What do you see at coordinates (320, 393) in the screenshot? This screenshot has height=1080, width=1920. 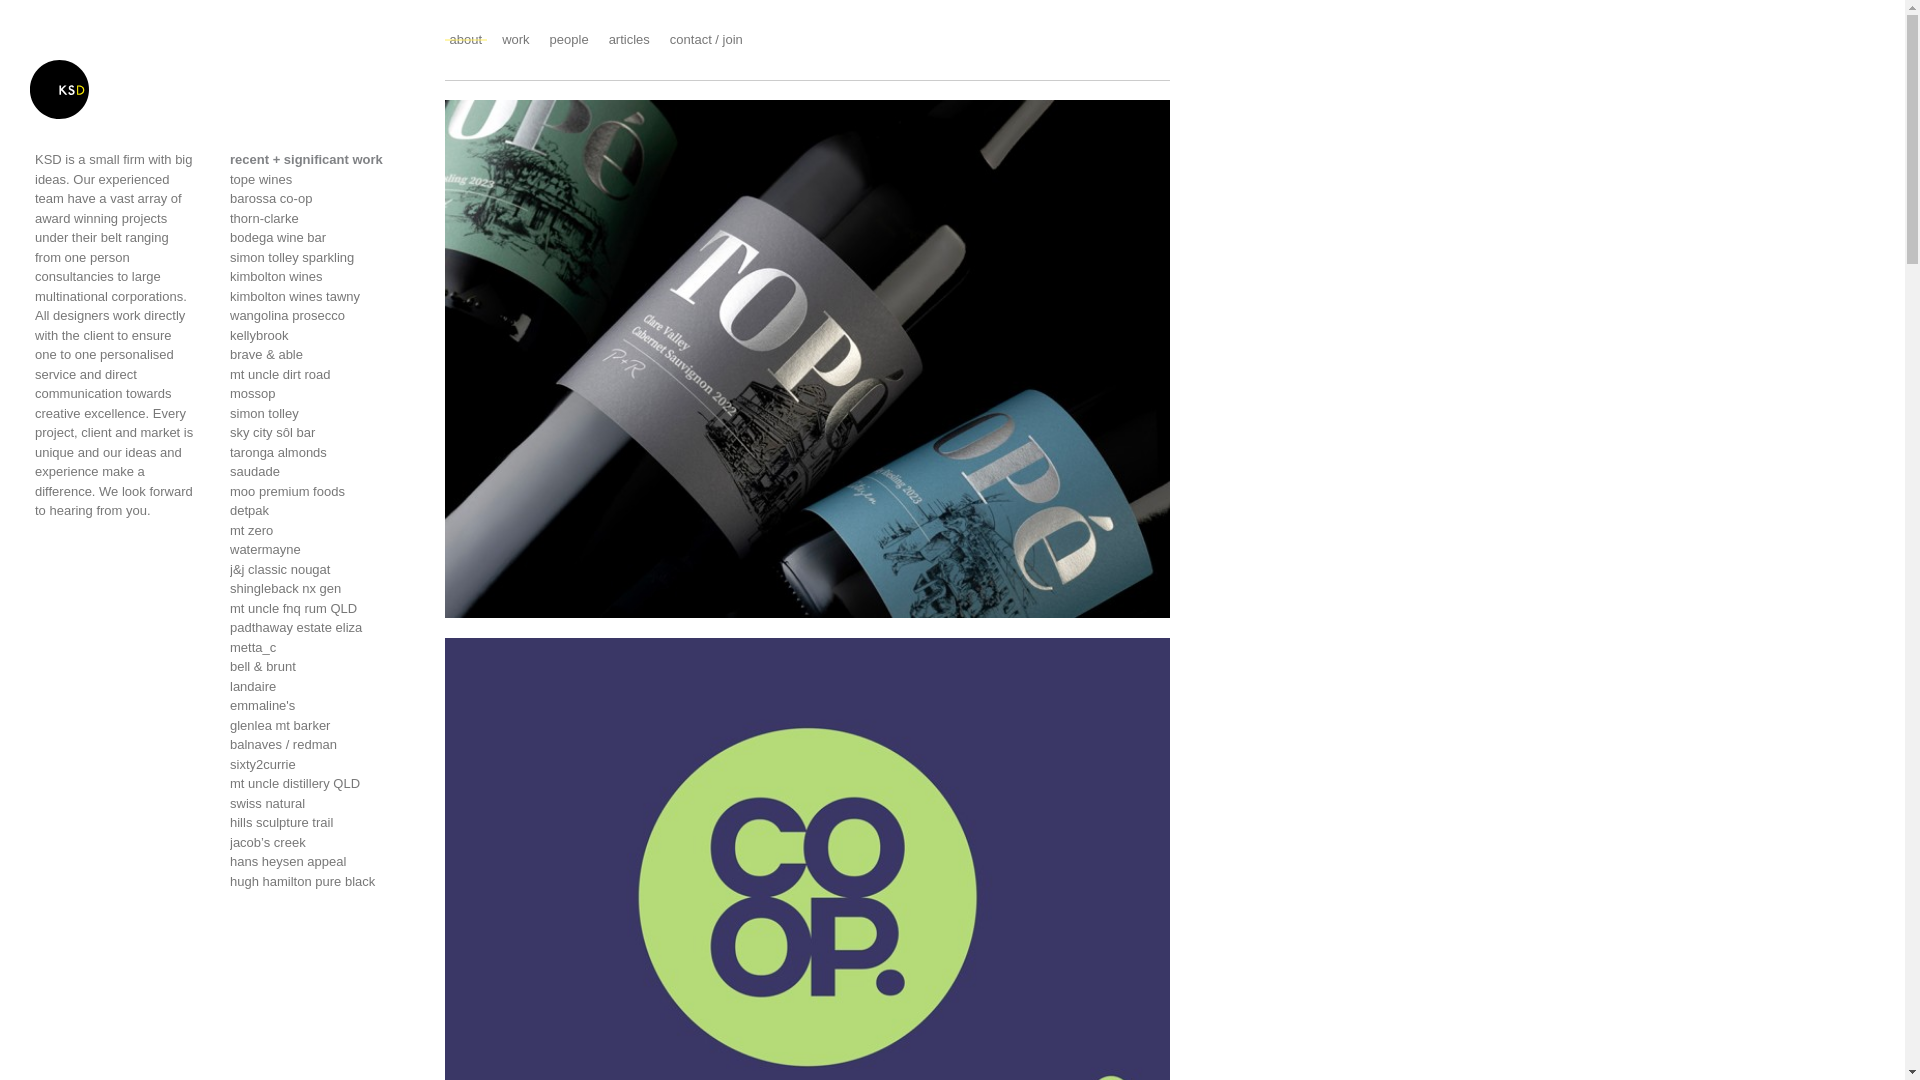 I see `'mossop'` at bounding box center [320, 393].